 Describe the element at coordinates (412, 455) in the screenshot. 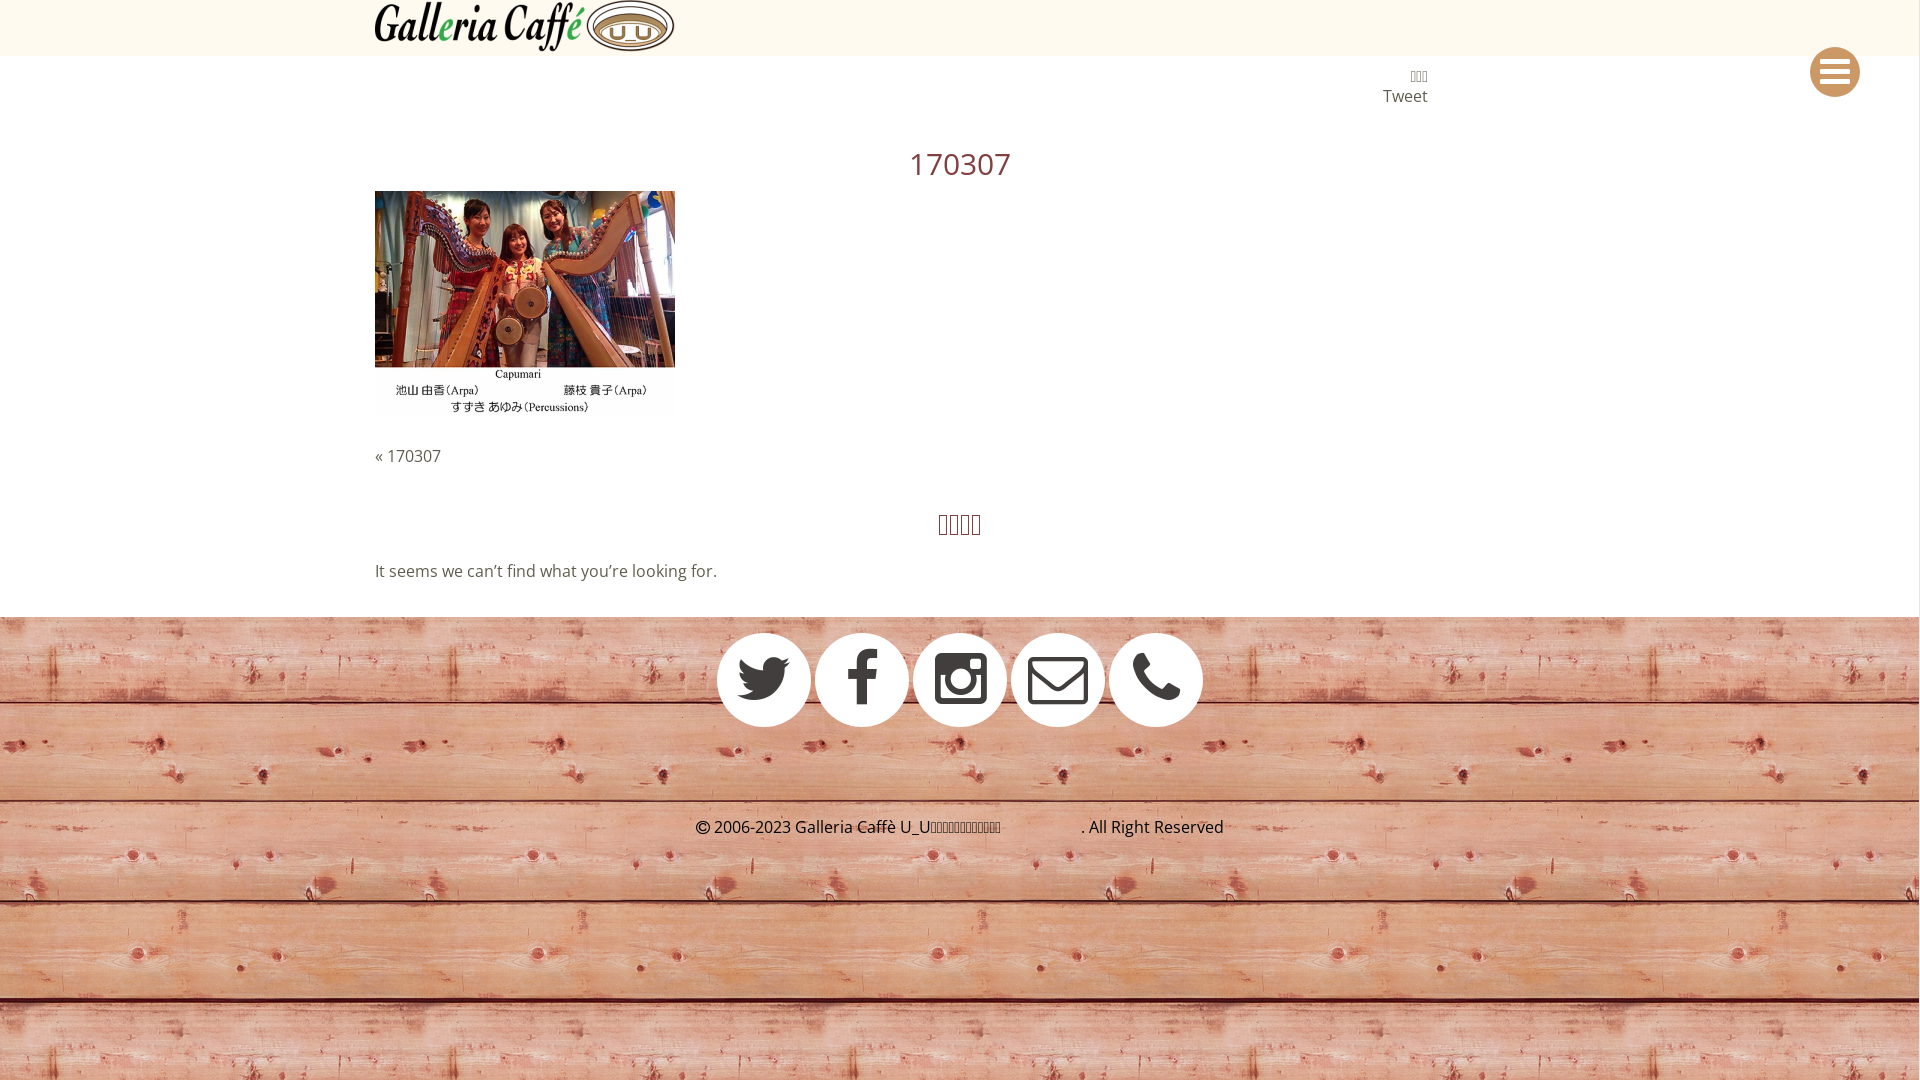

I see `'170307'` at that location.